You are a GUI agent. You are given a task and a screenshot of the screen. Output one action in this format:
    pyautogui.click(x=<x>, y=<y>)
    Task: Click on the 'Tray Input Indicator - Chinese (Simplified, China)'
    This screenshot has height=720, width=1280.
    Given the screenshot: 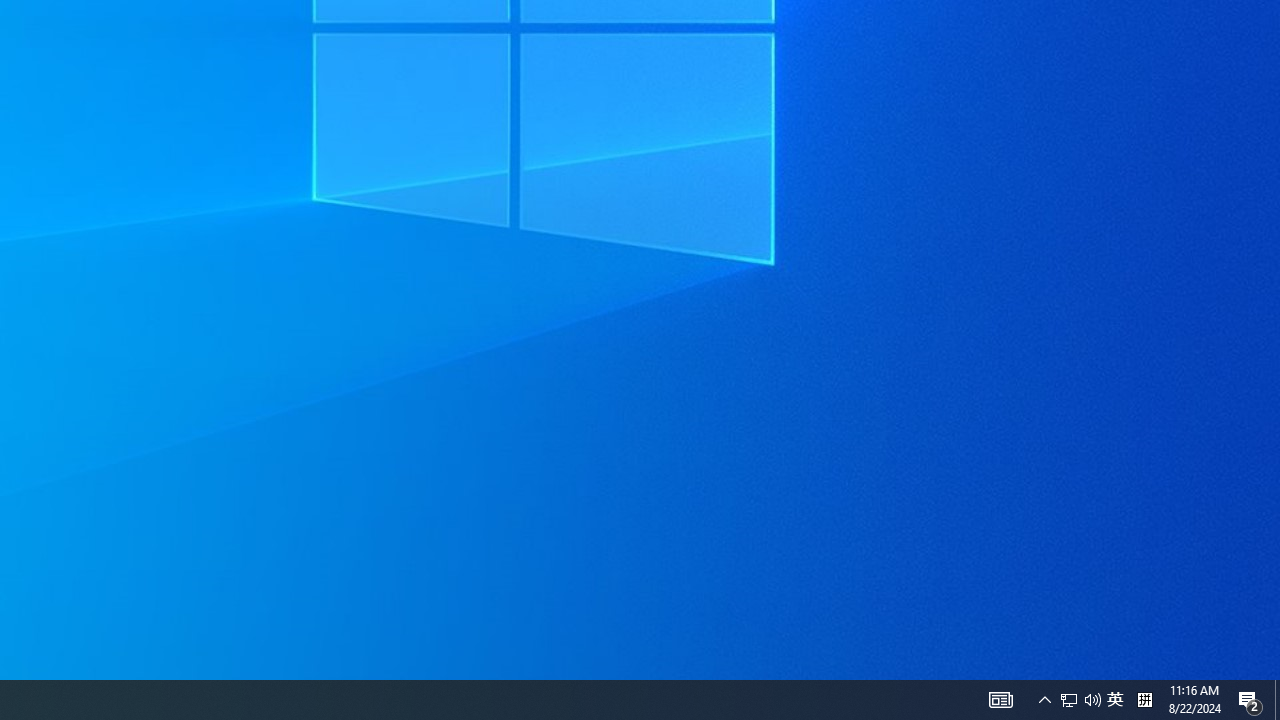 What is the action you would take?
    pyautogui.click(x=1114, y=698)
    